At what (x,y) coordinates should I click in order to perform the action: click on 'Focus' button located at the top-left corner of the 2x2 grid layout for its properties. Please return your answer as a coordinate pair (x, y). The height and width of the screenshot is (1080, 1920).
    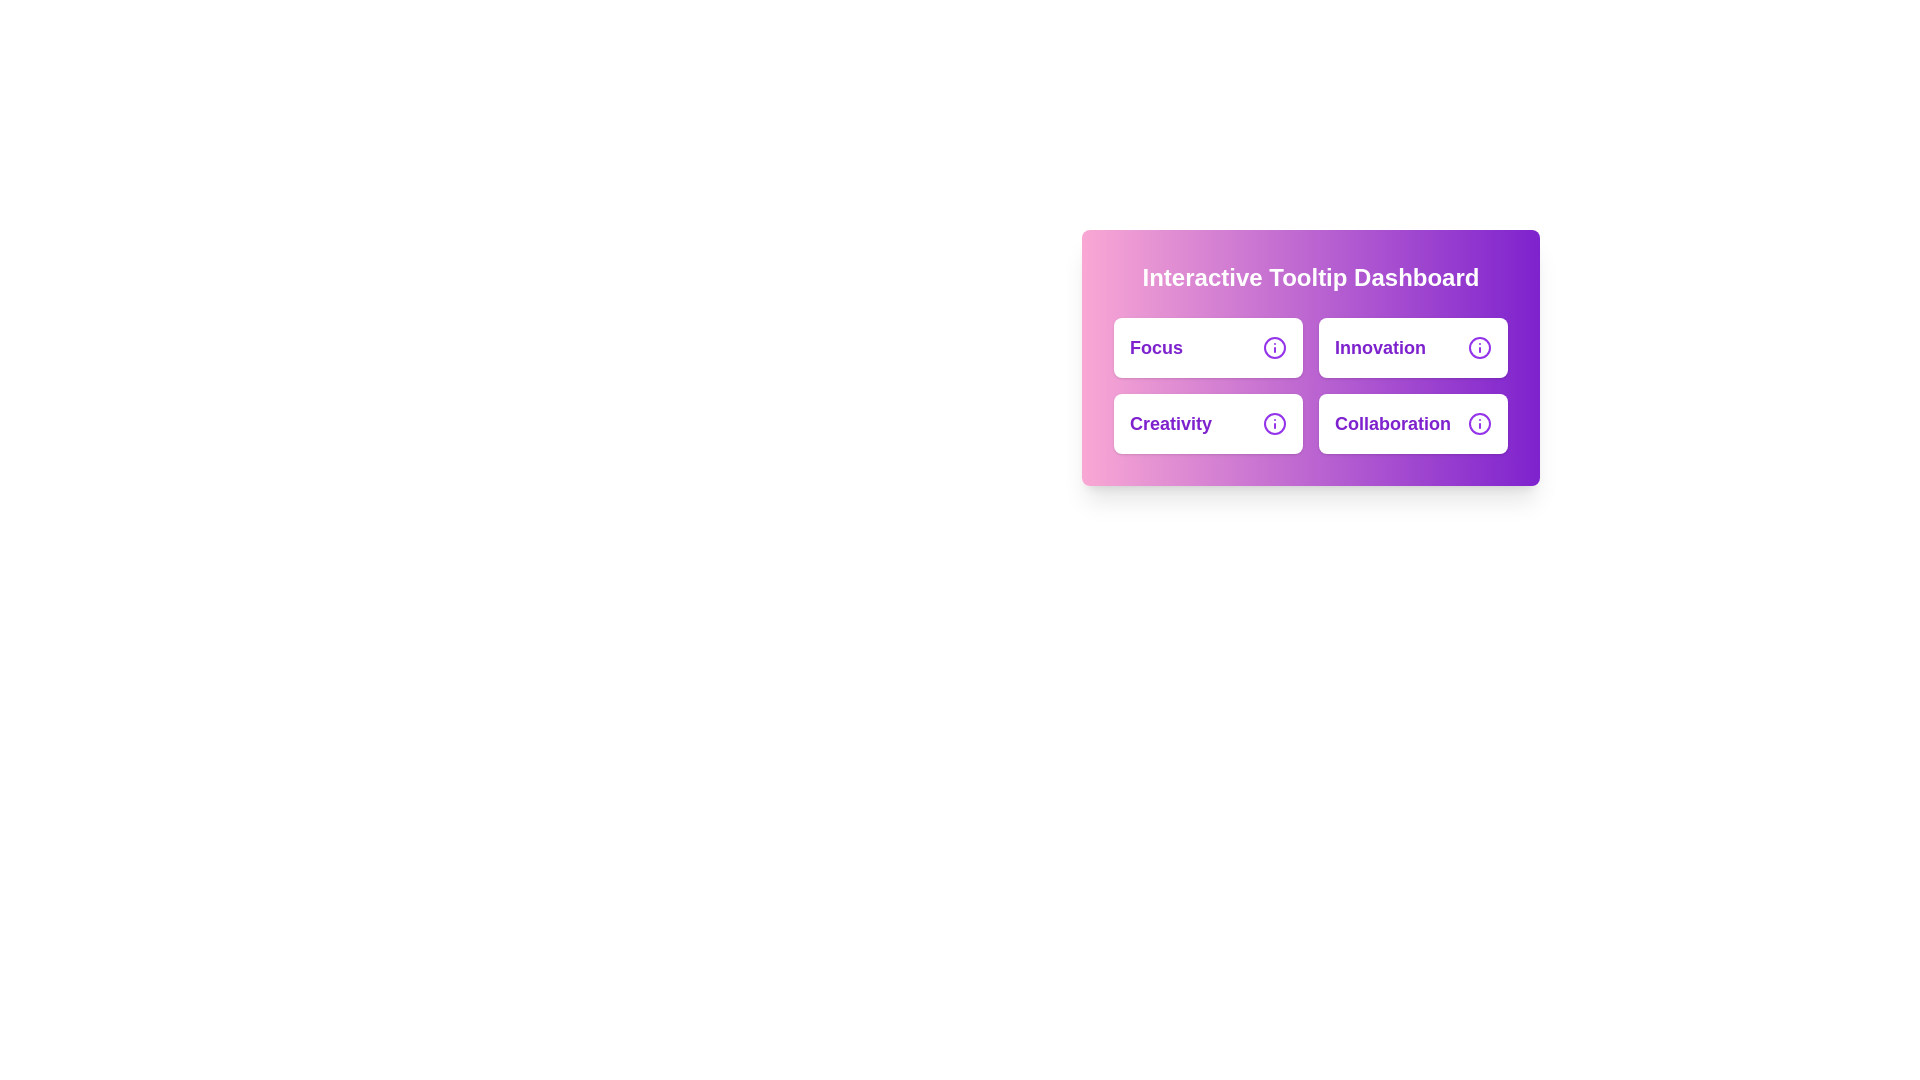
    Looking at the image, I should click on (1207, 346).